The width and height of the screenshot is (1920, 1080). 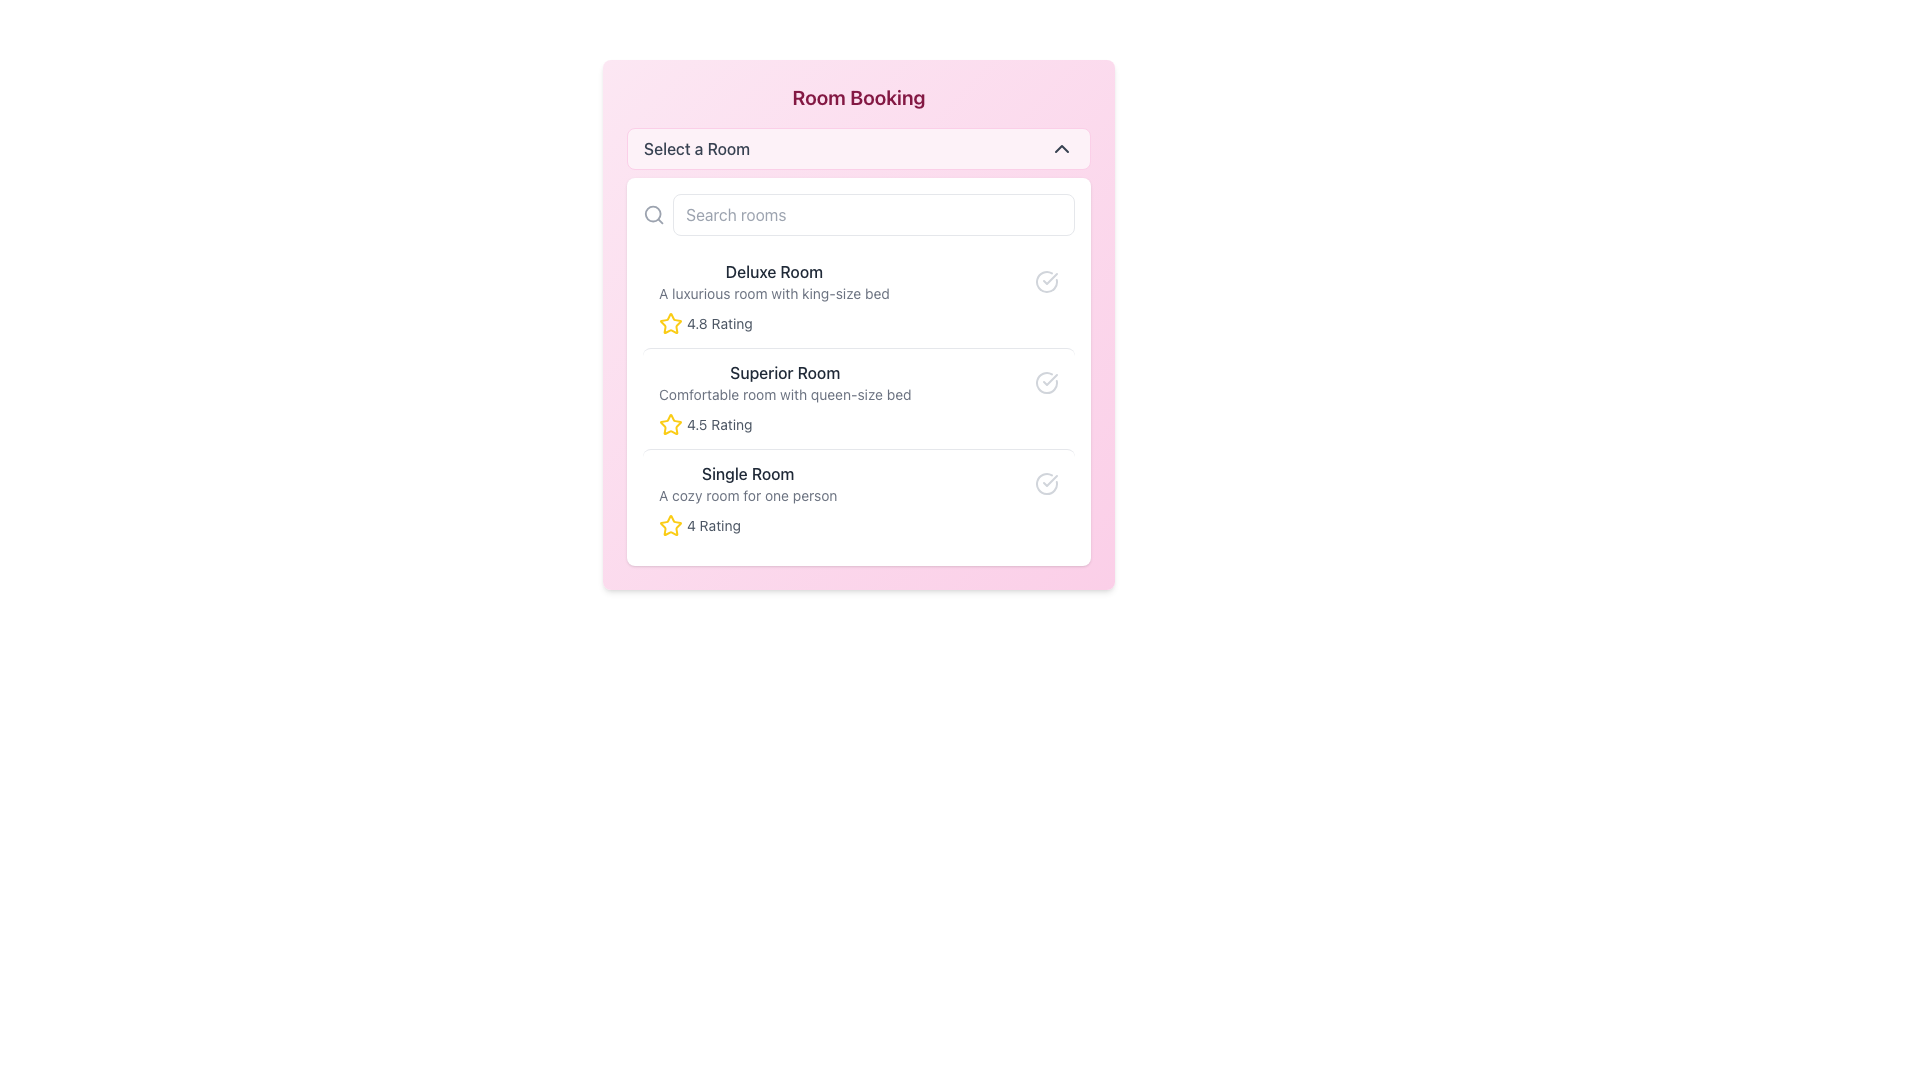 I want to click on the first star-shaped yellow icon in the 'Room Booking' section, which is positioned next to the rating information for the 'Deluxe Room', so click(x=671, y=322).